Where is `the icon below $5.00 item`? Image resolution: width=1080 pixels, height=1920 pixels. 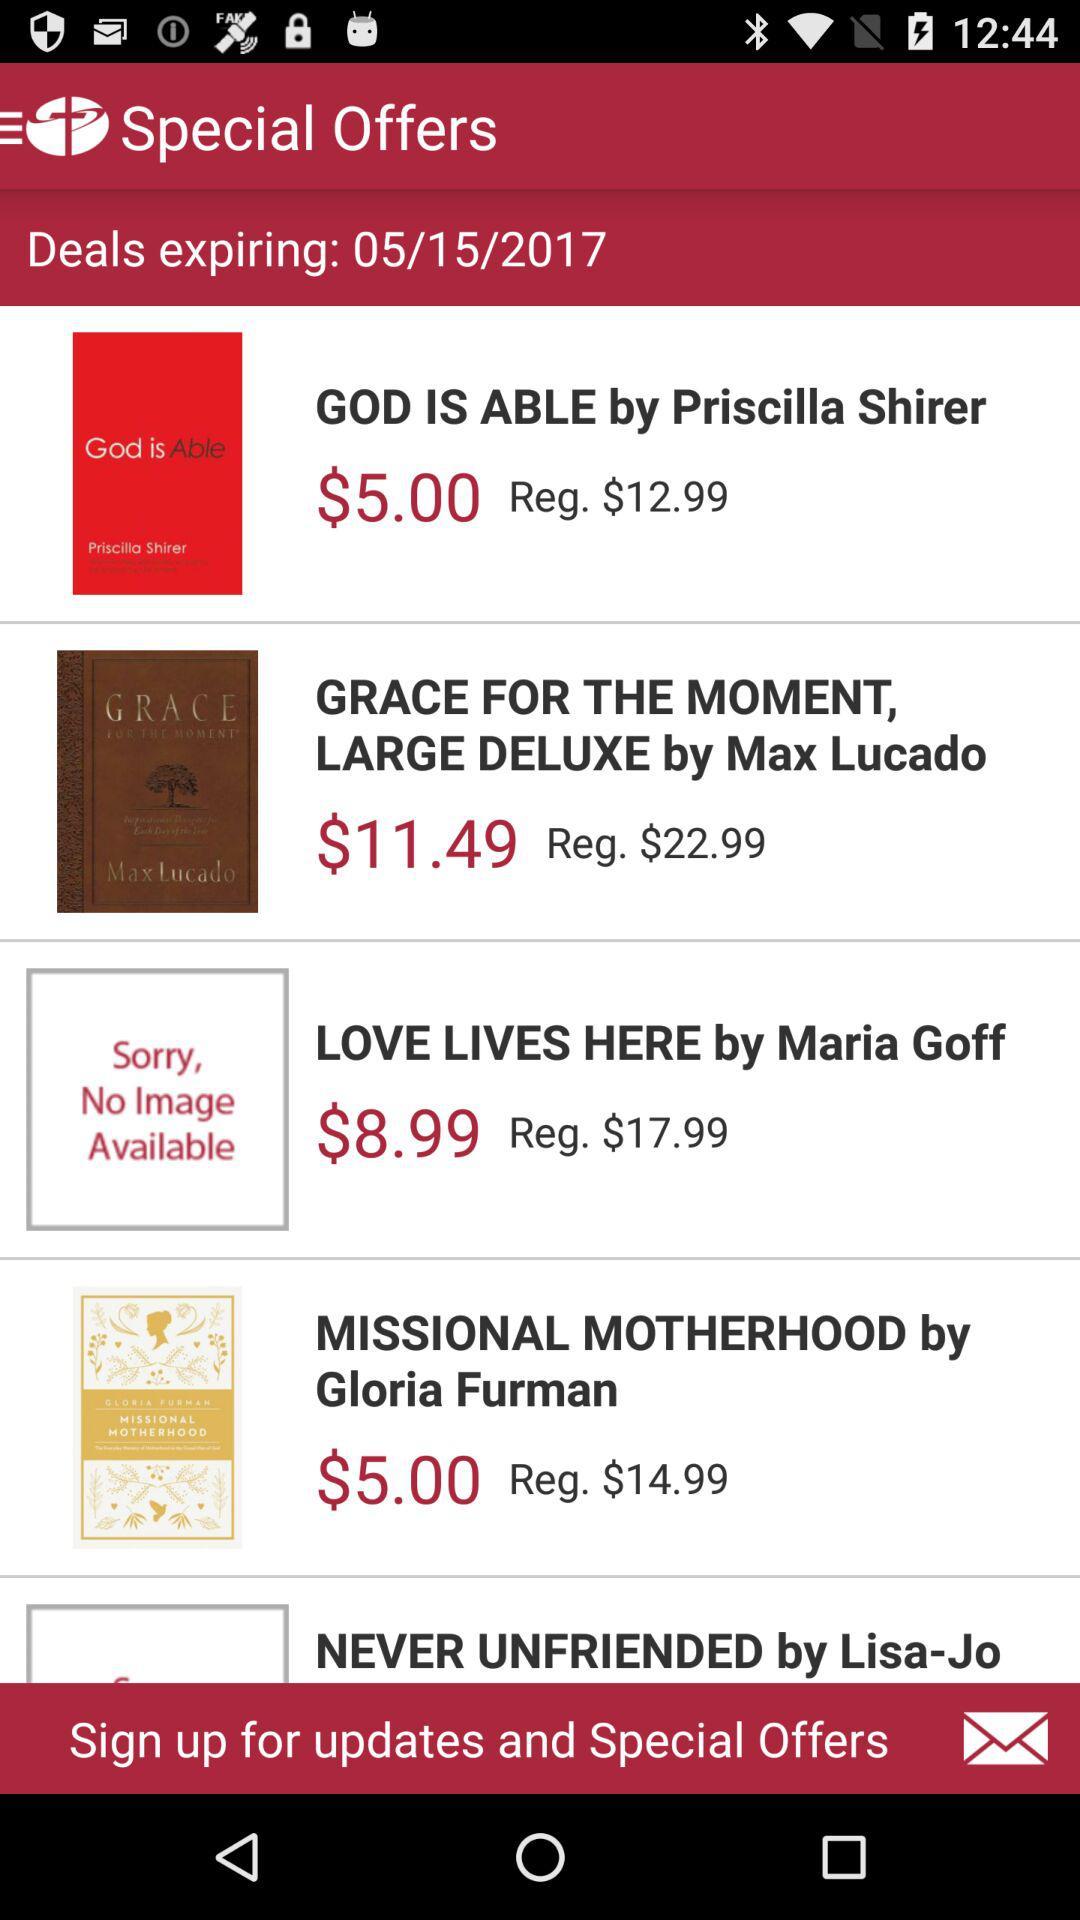
the icon below $5.00 item is located at coordinates (683, 722).